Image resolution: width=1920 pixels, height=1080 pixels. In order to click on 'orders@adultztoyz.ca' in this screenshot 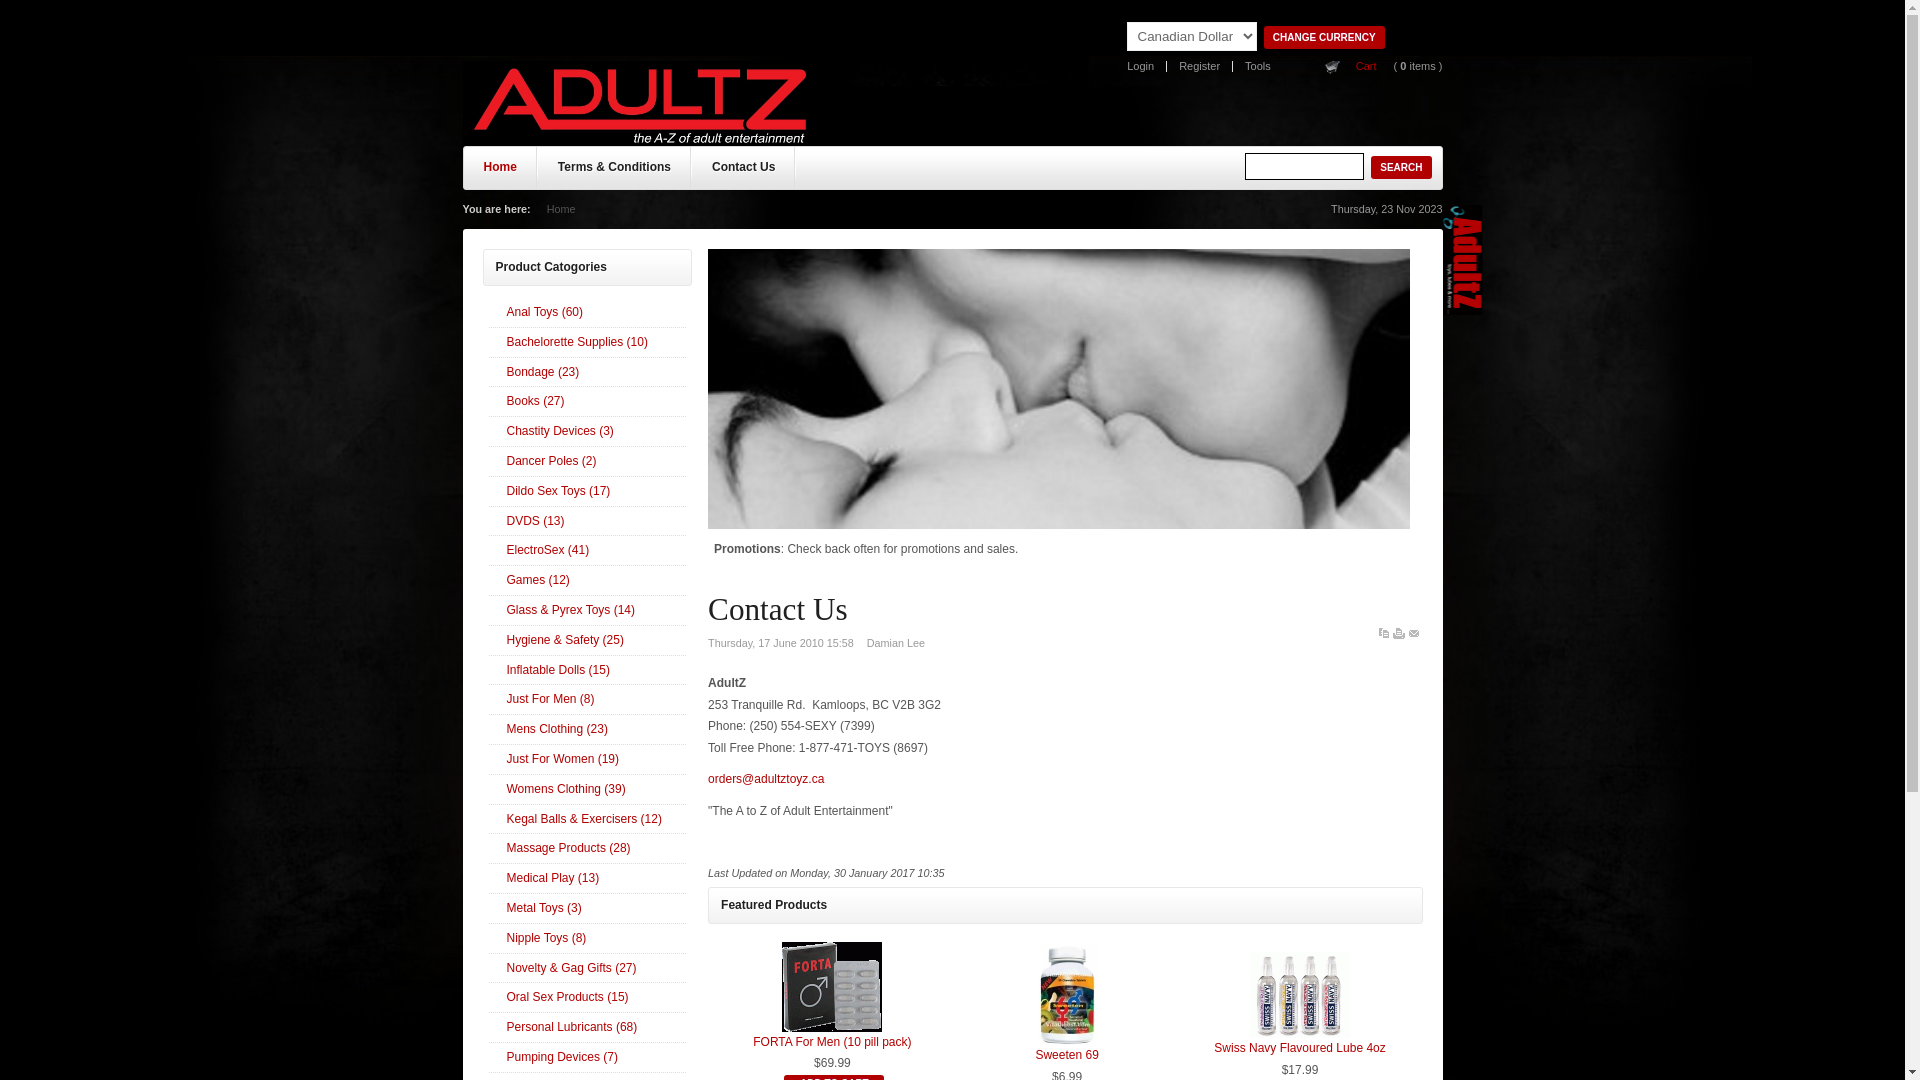, I will do `click(765, 778)`.